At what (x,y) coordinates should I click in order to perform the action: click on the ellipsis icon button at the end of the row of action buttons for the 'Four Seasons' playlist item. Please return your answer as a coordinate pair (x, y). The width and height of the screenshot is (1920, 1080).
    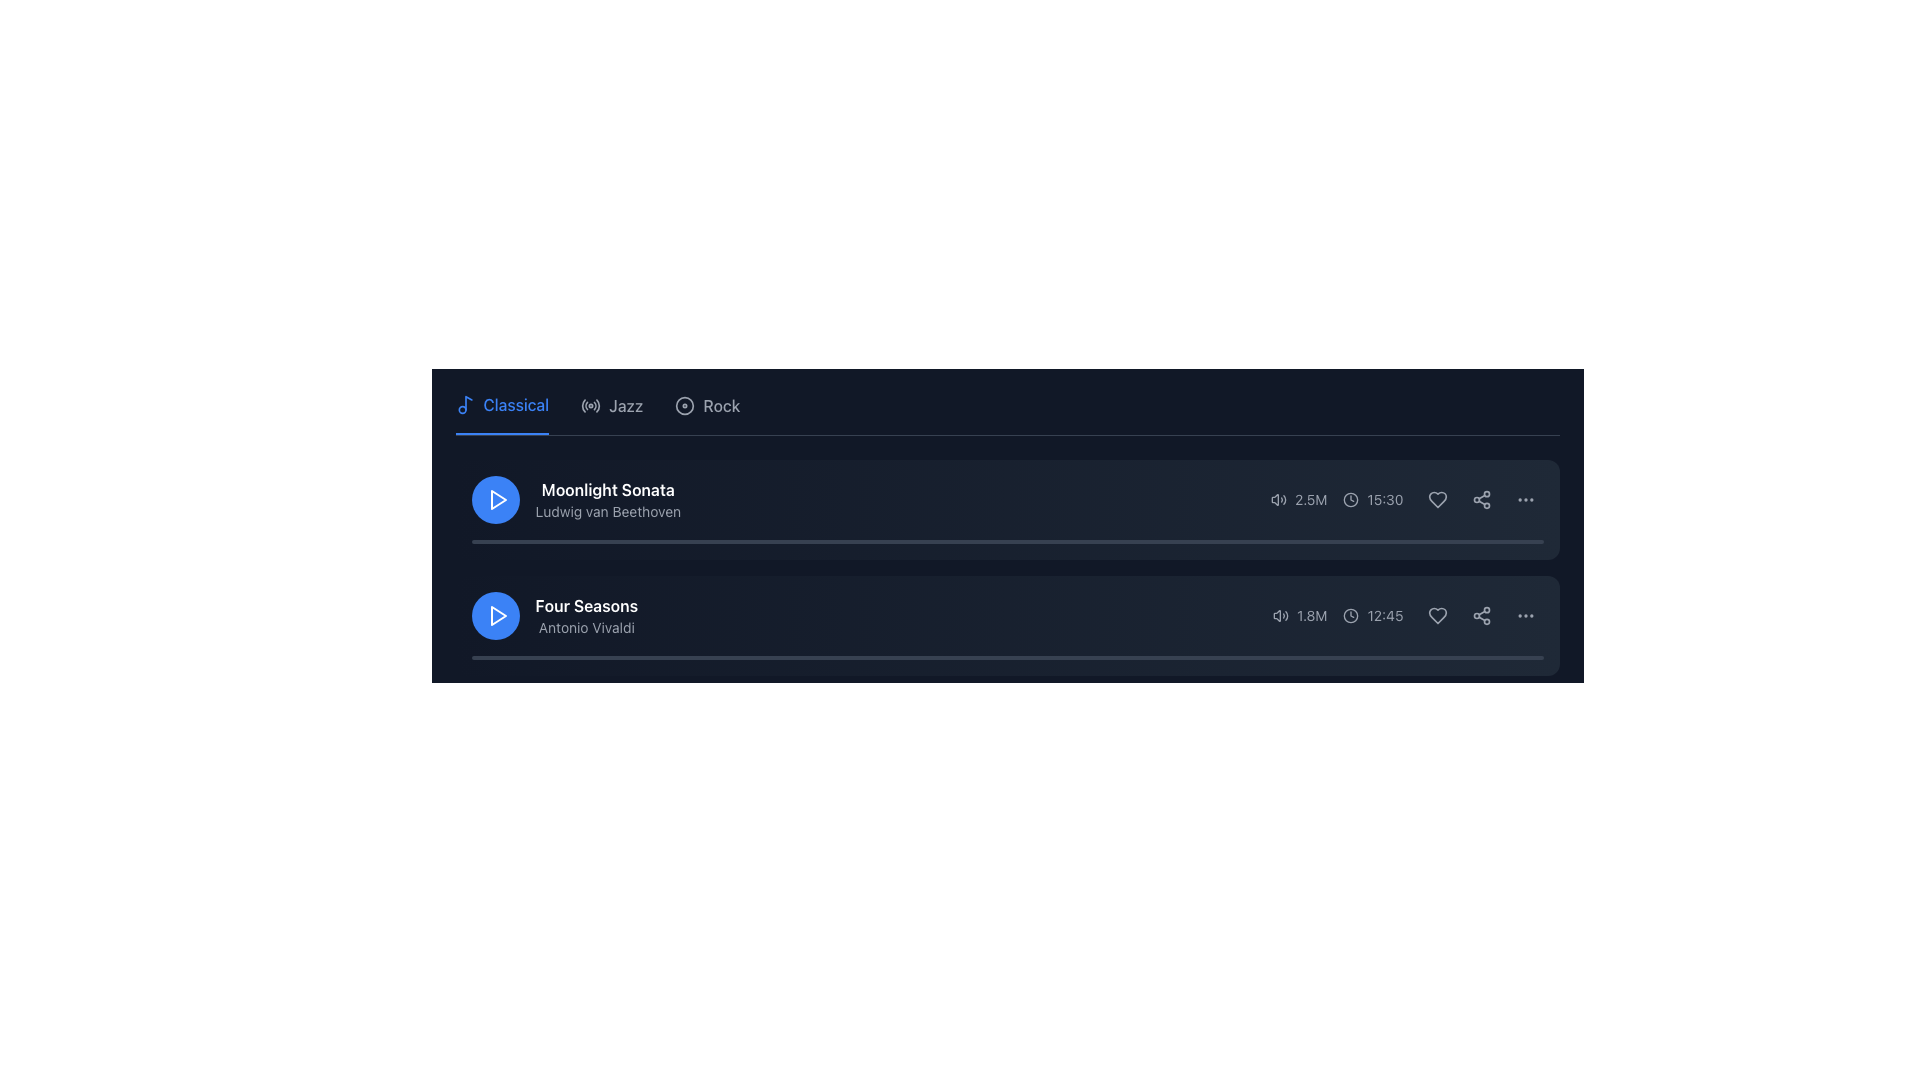
    Looking at the image, I should click on (1524, 615).